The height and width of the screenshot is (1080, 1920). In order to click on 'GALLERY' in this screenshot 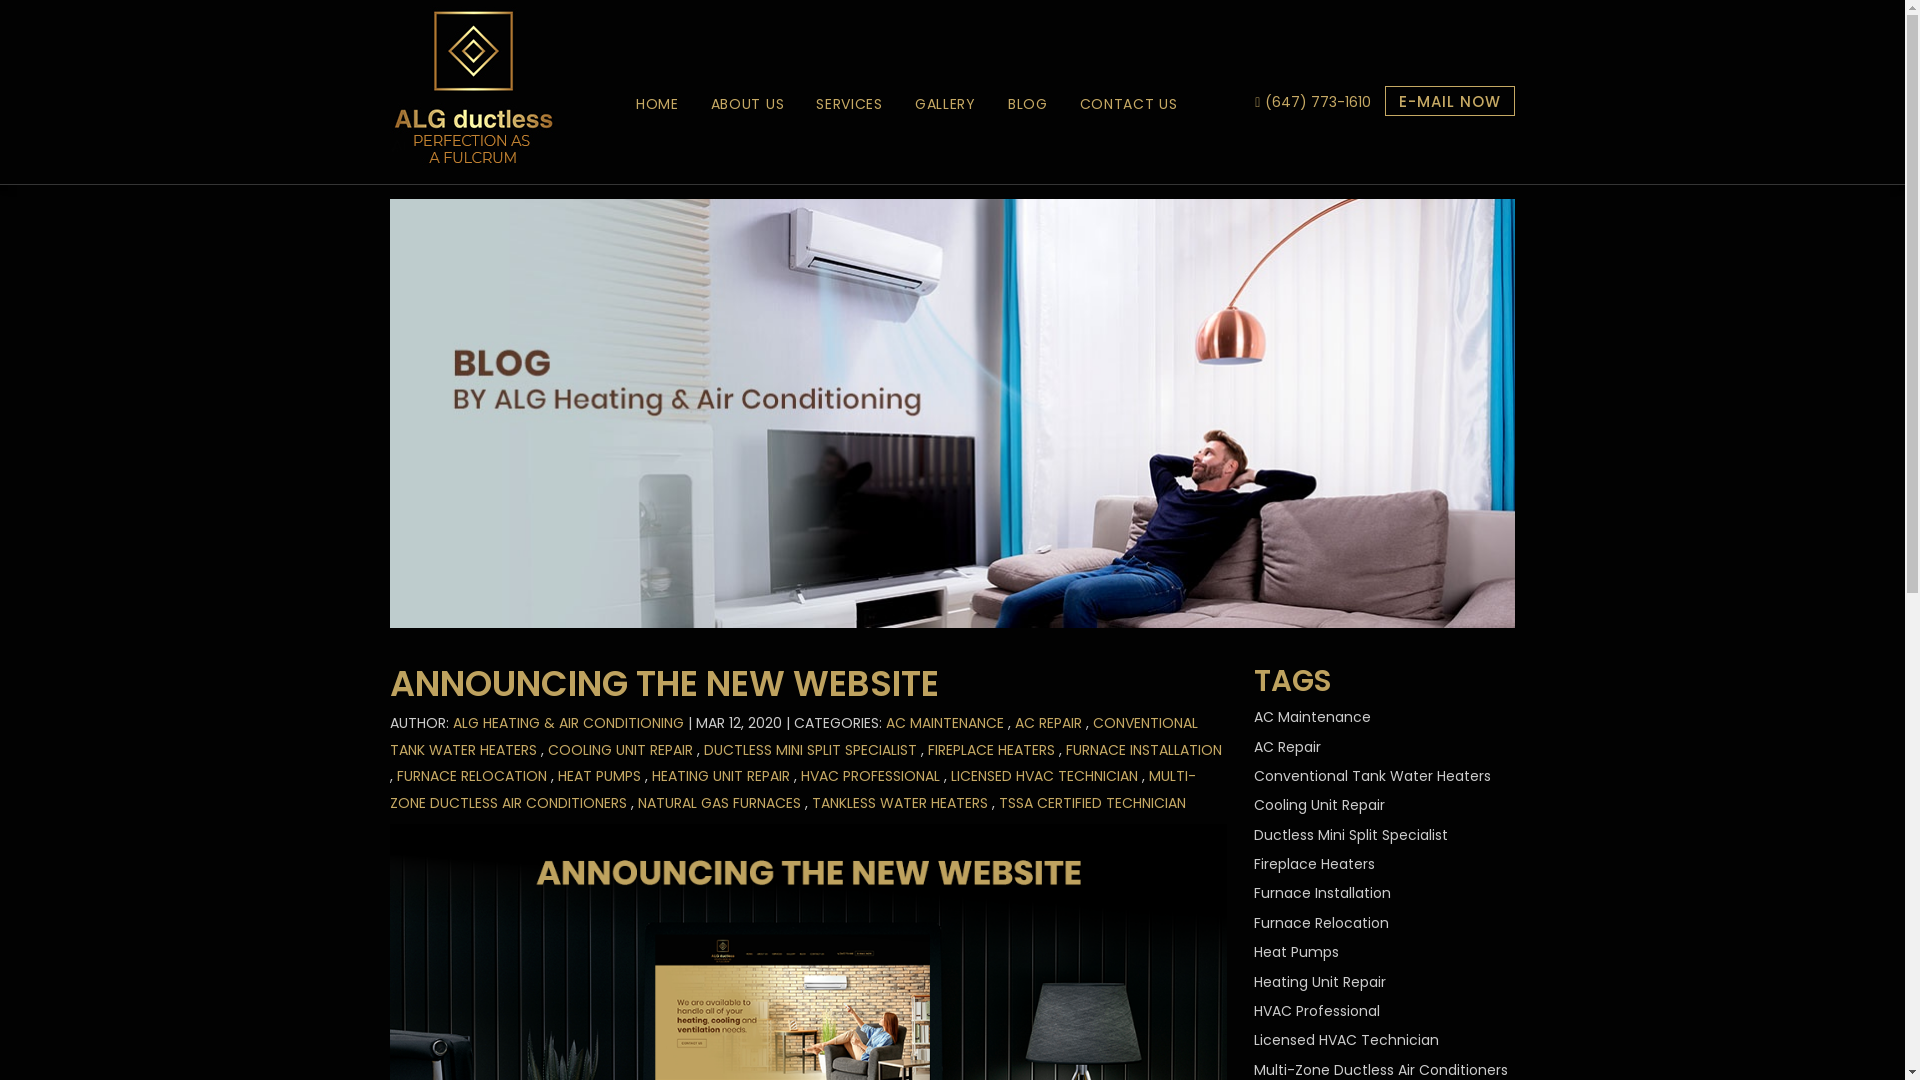, I will do `click(944, 104)`.